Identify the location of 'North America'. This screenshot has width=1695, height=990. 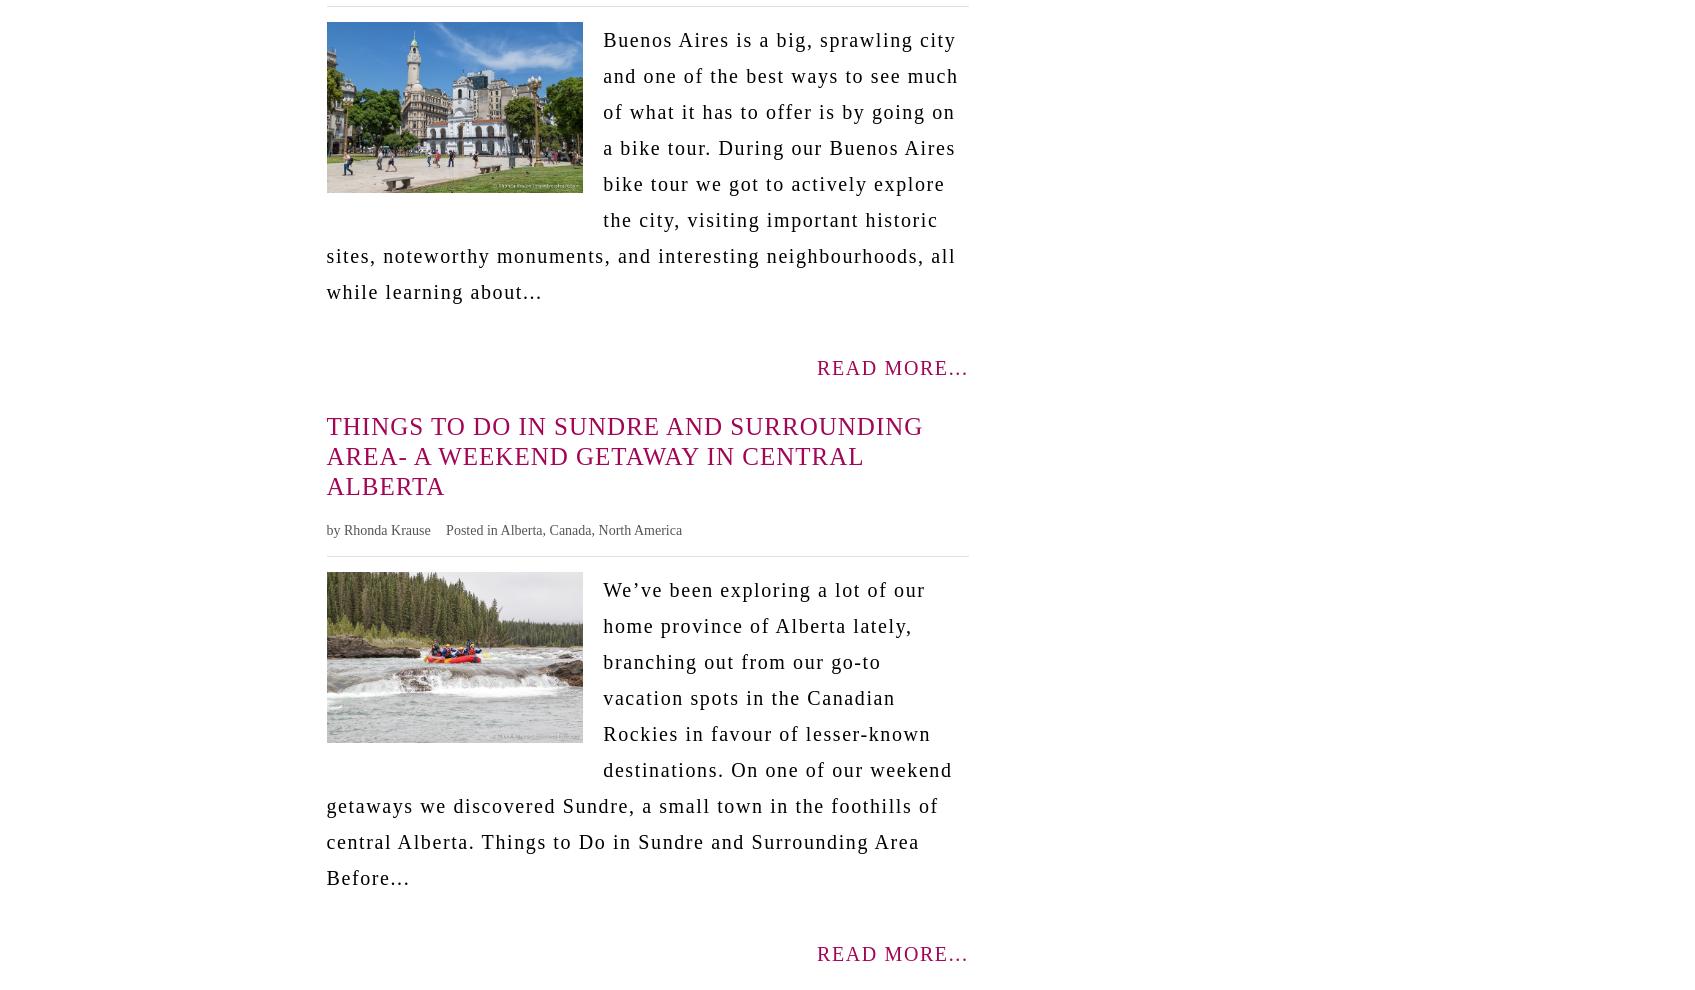
(639, 528).